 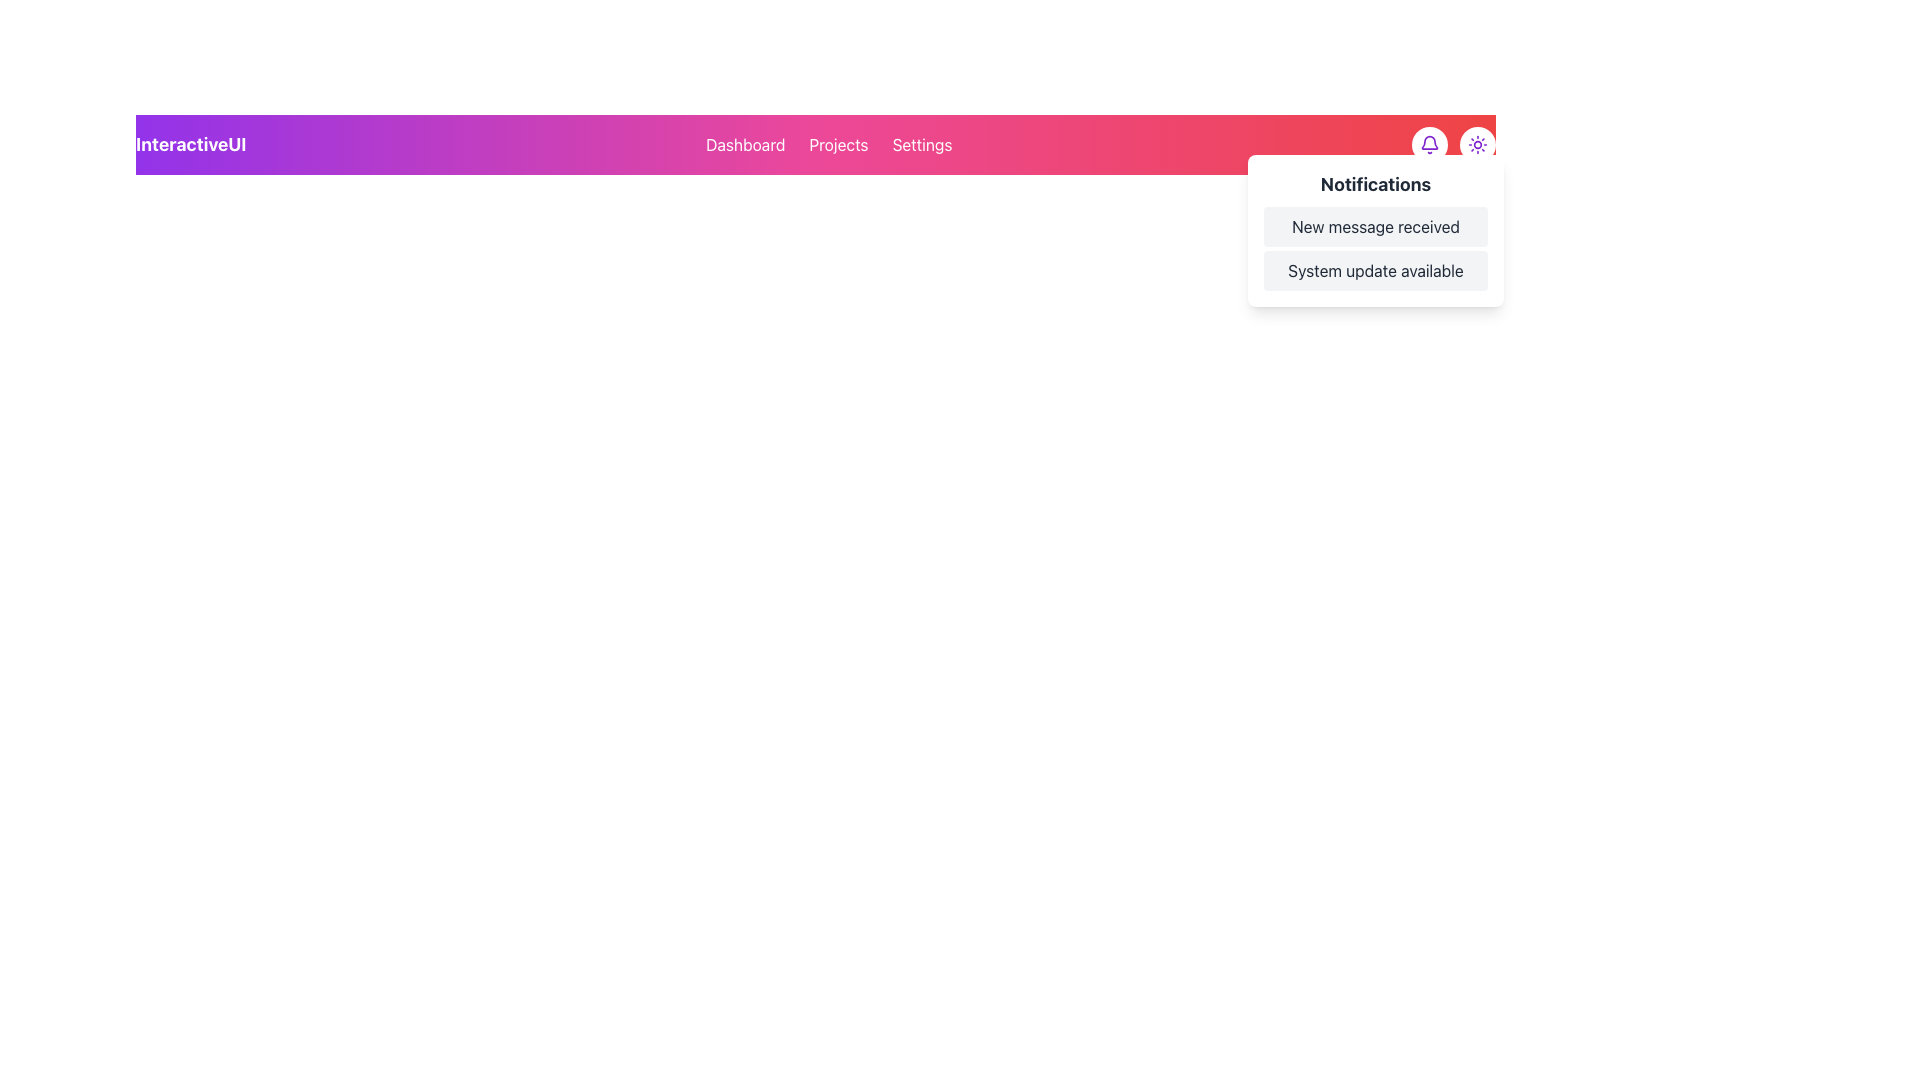 What do you see at coordinates (191, 144) in the screenshot?
I see `the 'InteractiveUI' text label, which is a bold, large font label located in the top-left corner of the navigation bar with a gradient background transitioning from purple to pink` at bounding box center [191, 144].